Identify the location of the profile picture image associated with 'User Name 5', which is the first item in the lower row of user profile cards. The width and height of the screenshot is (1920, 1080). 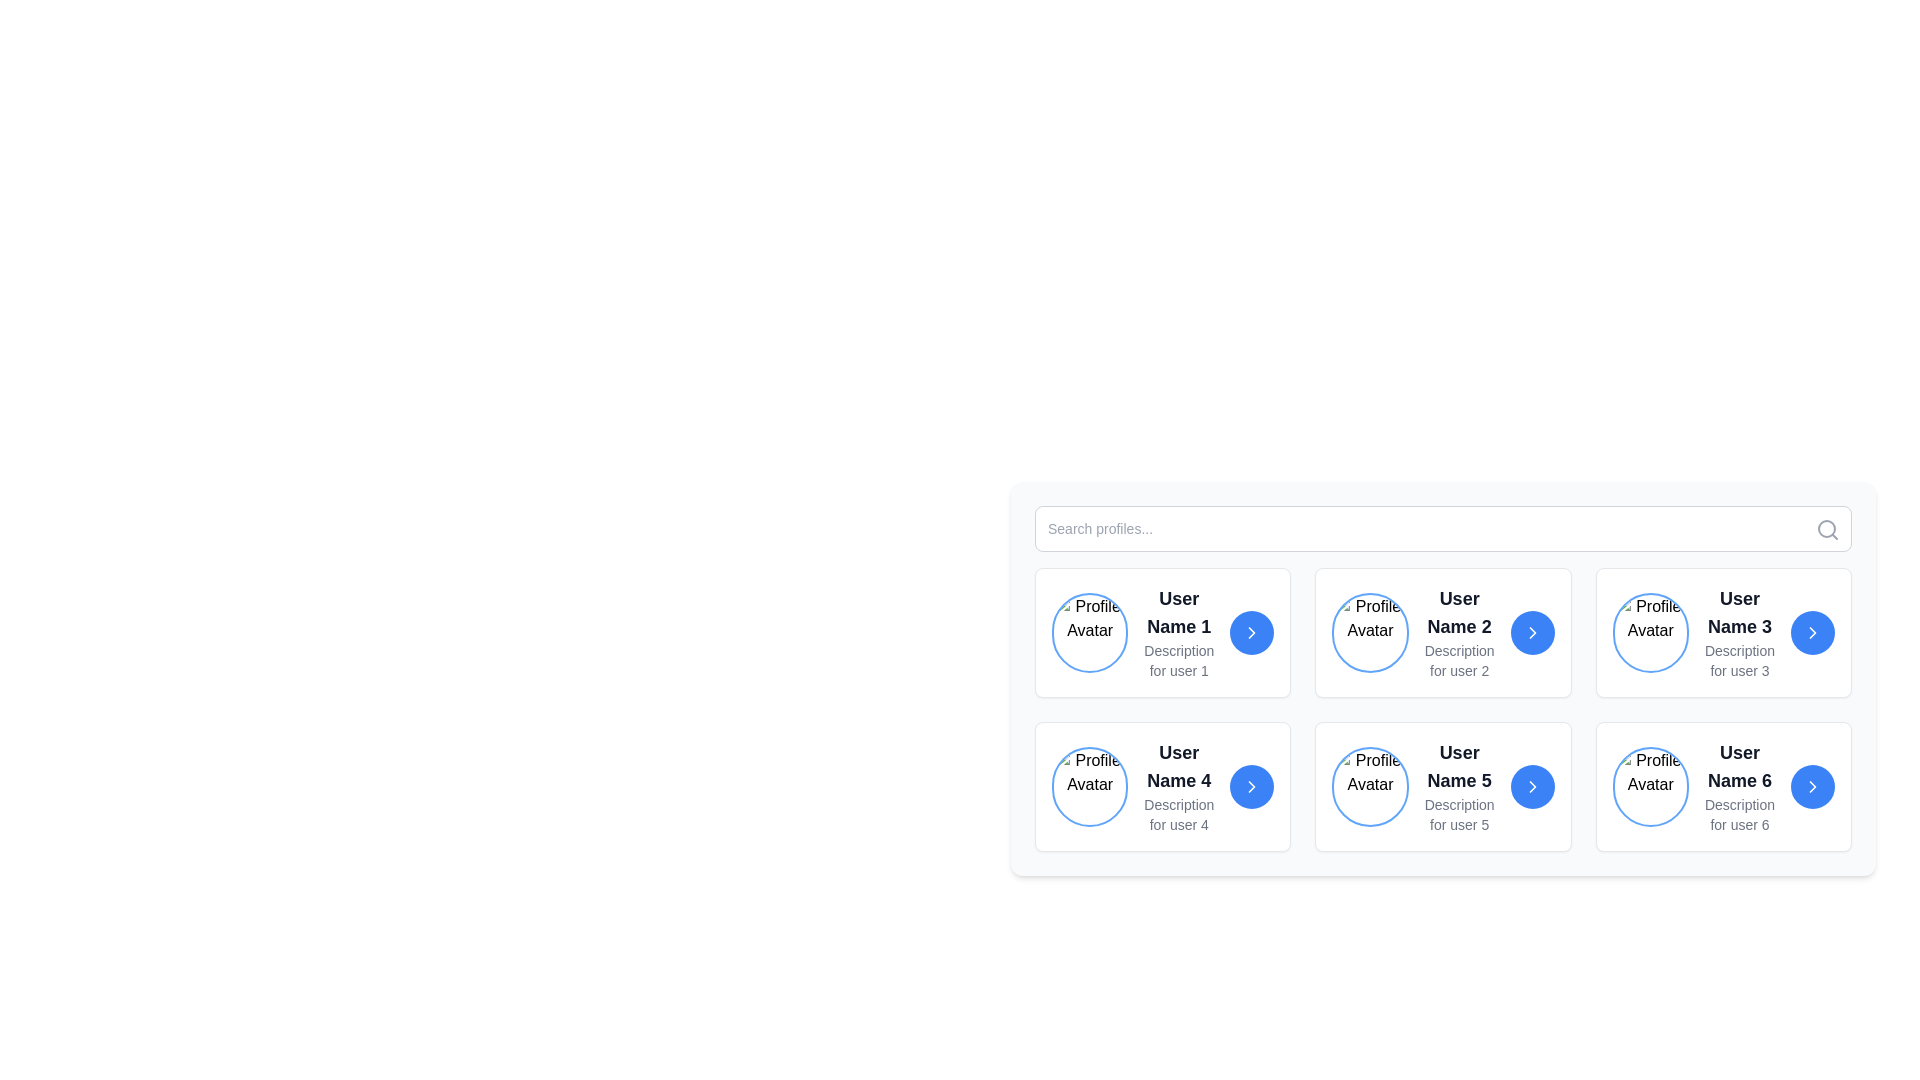
(1369, 785).